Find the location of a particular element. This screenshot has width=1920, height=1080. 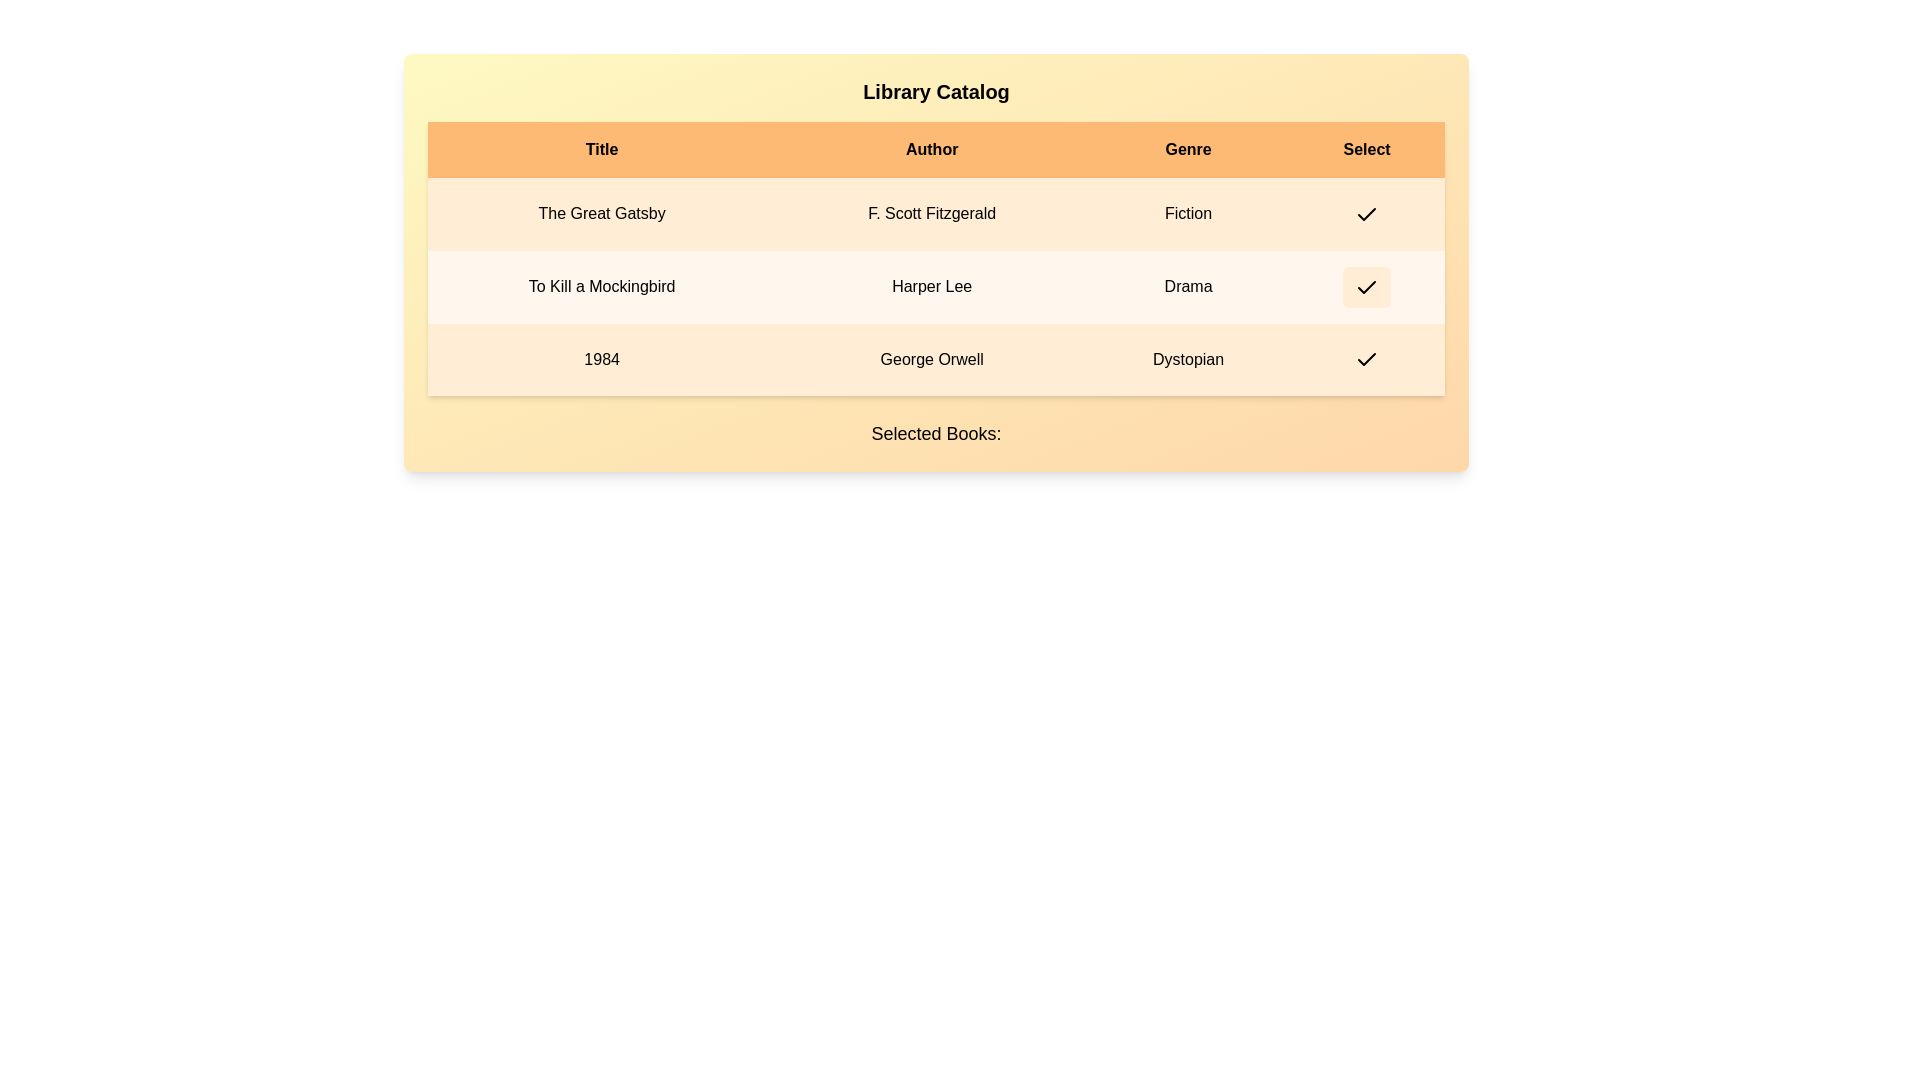

the Table Header Row that contains the column titles 'Title', 'Author', 'Genre', and 'Select' for the book entries is located at coordinates (935, 149).